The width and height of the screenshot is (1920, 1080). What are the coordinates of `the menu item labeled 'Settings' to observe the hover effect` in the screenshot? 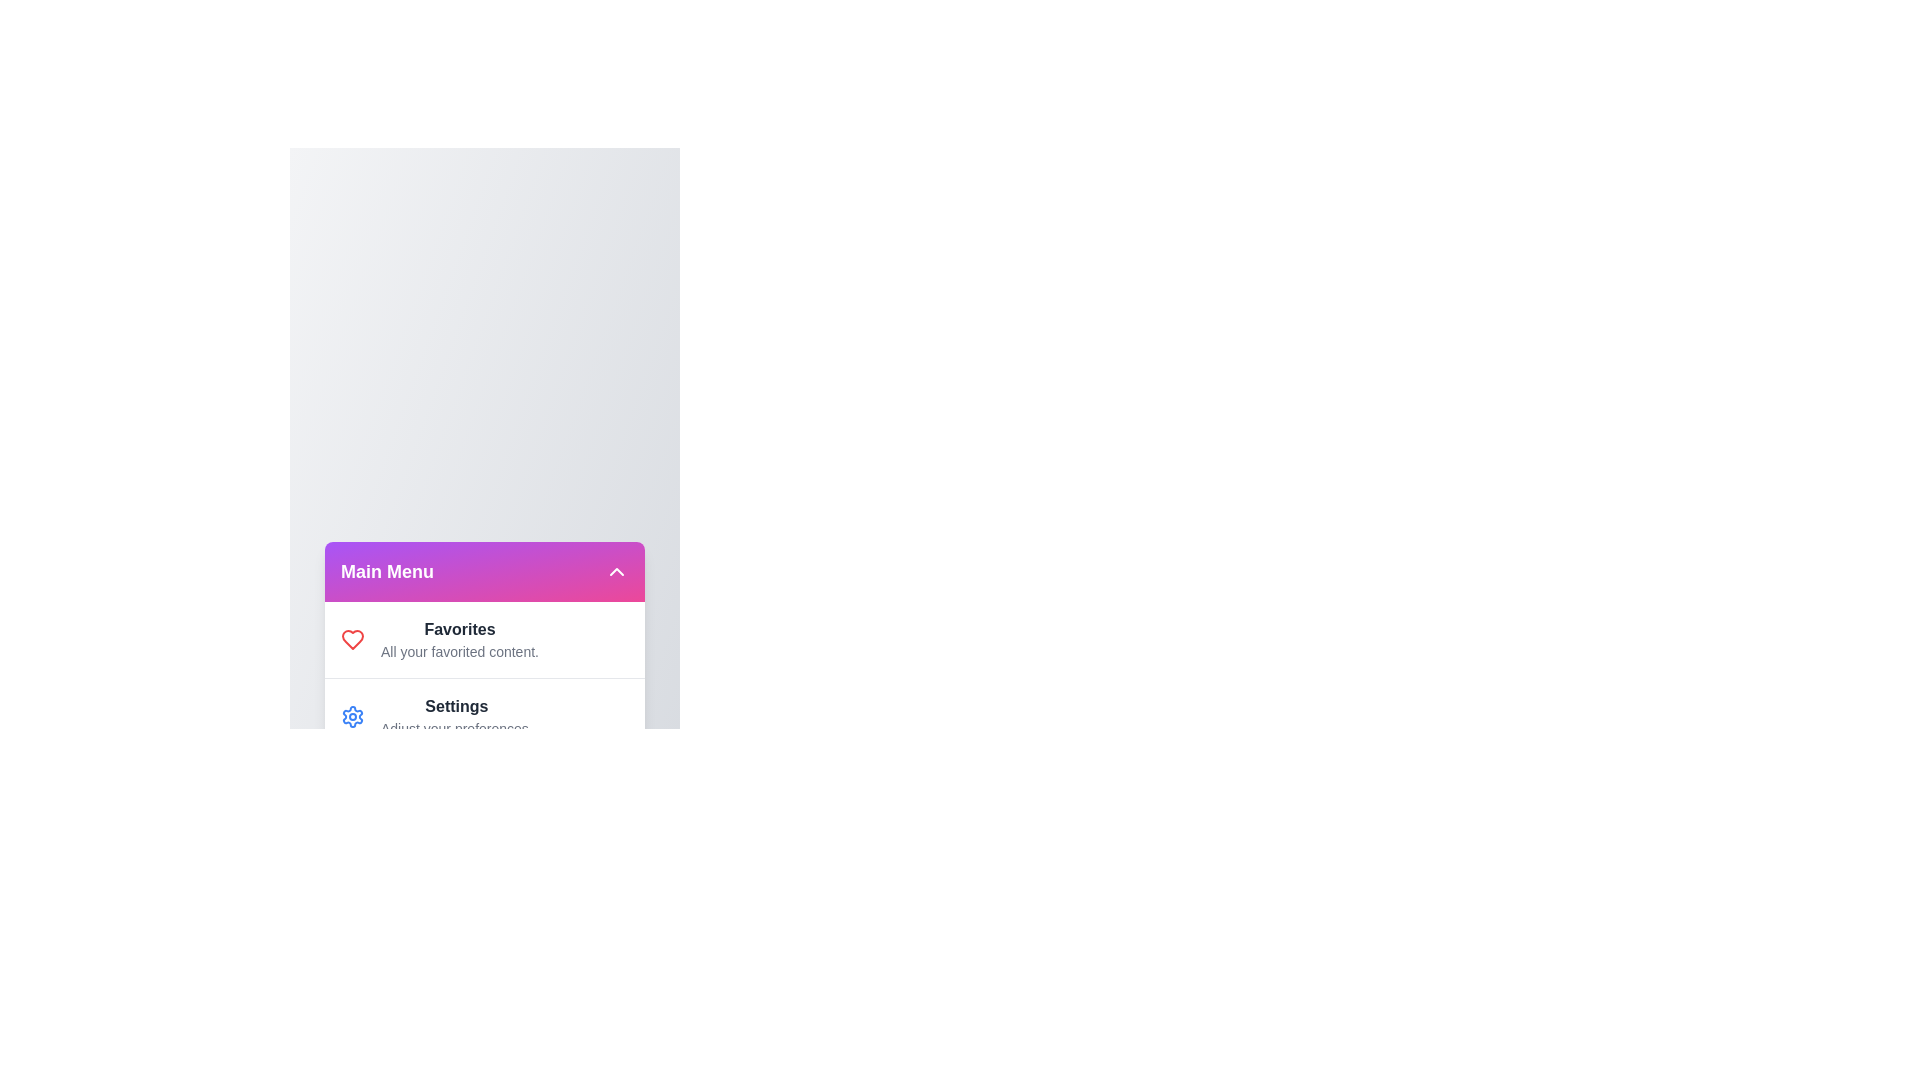 It's located at (353, 715).